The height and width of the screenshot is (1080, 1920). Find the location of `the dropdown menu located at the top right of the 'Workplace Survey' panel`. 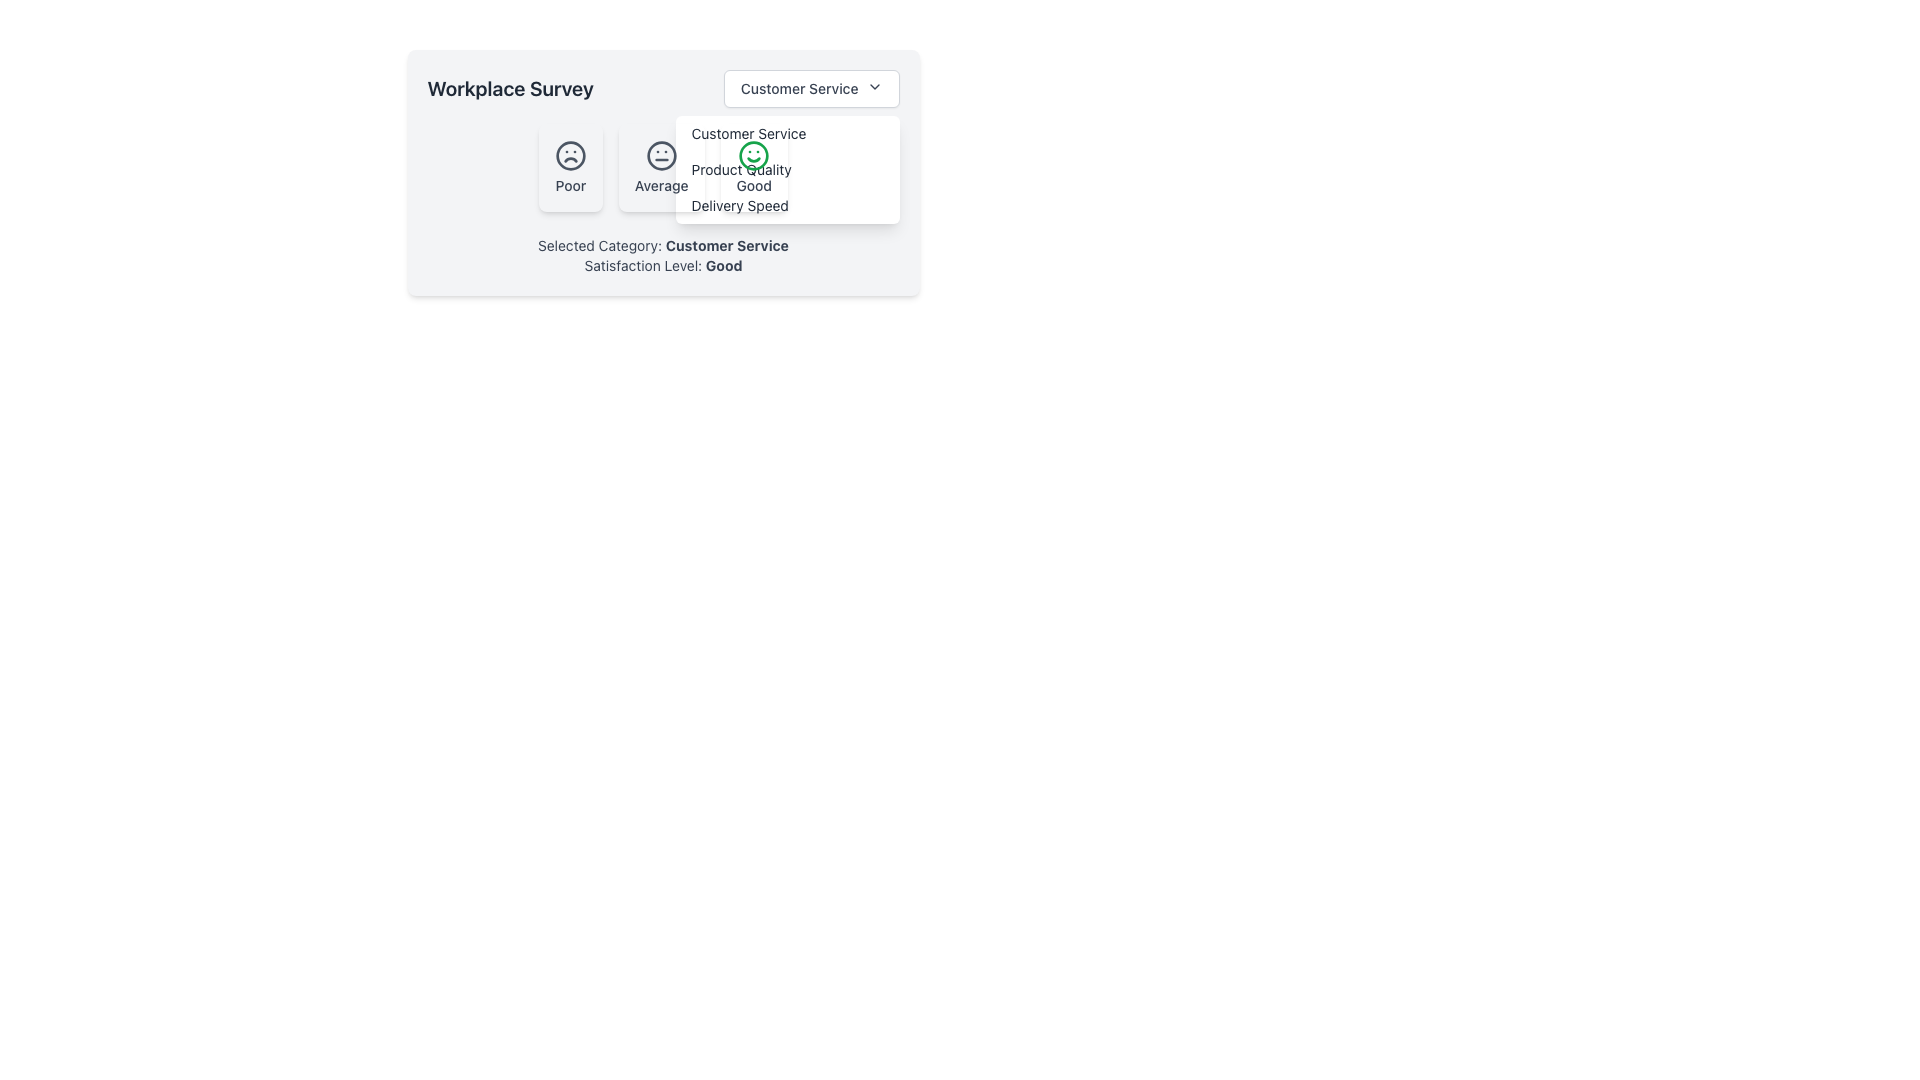

the dropdown menu located at the top right of the 'Workplace Survey' panel is located at coordinates (811, 87).